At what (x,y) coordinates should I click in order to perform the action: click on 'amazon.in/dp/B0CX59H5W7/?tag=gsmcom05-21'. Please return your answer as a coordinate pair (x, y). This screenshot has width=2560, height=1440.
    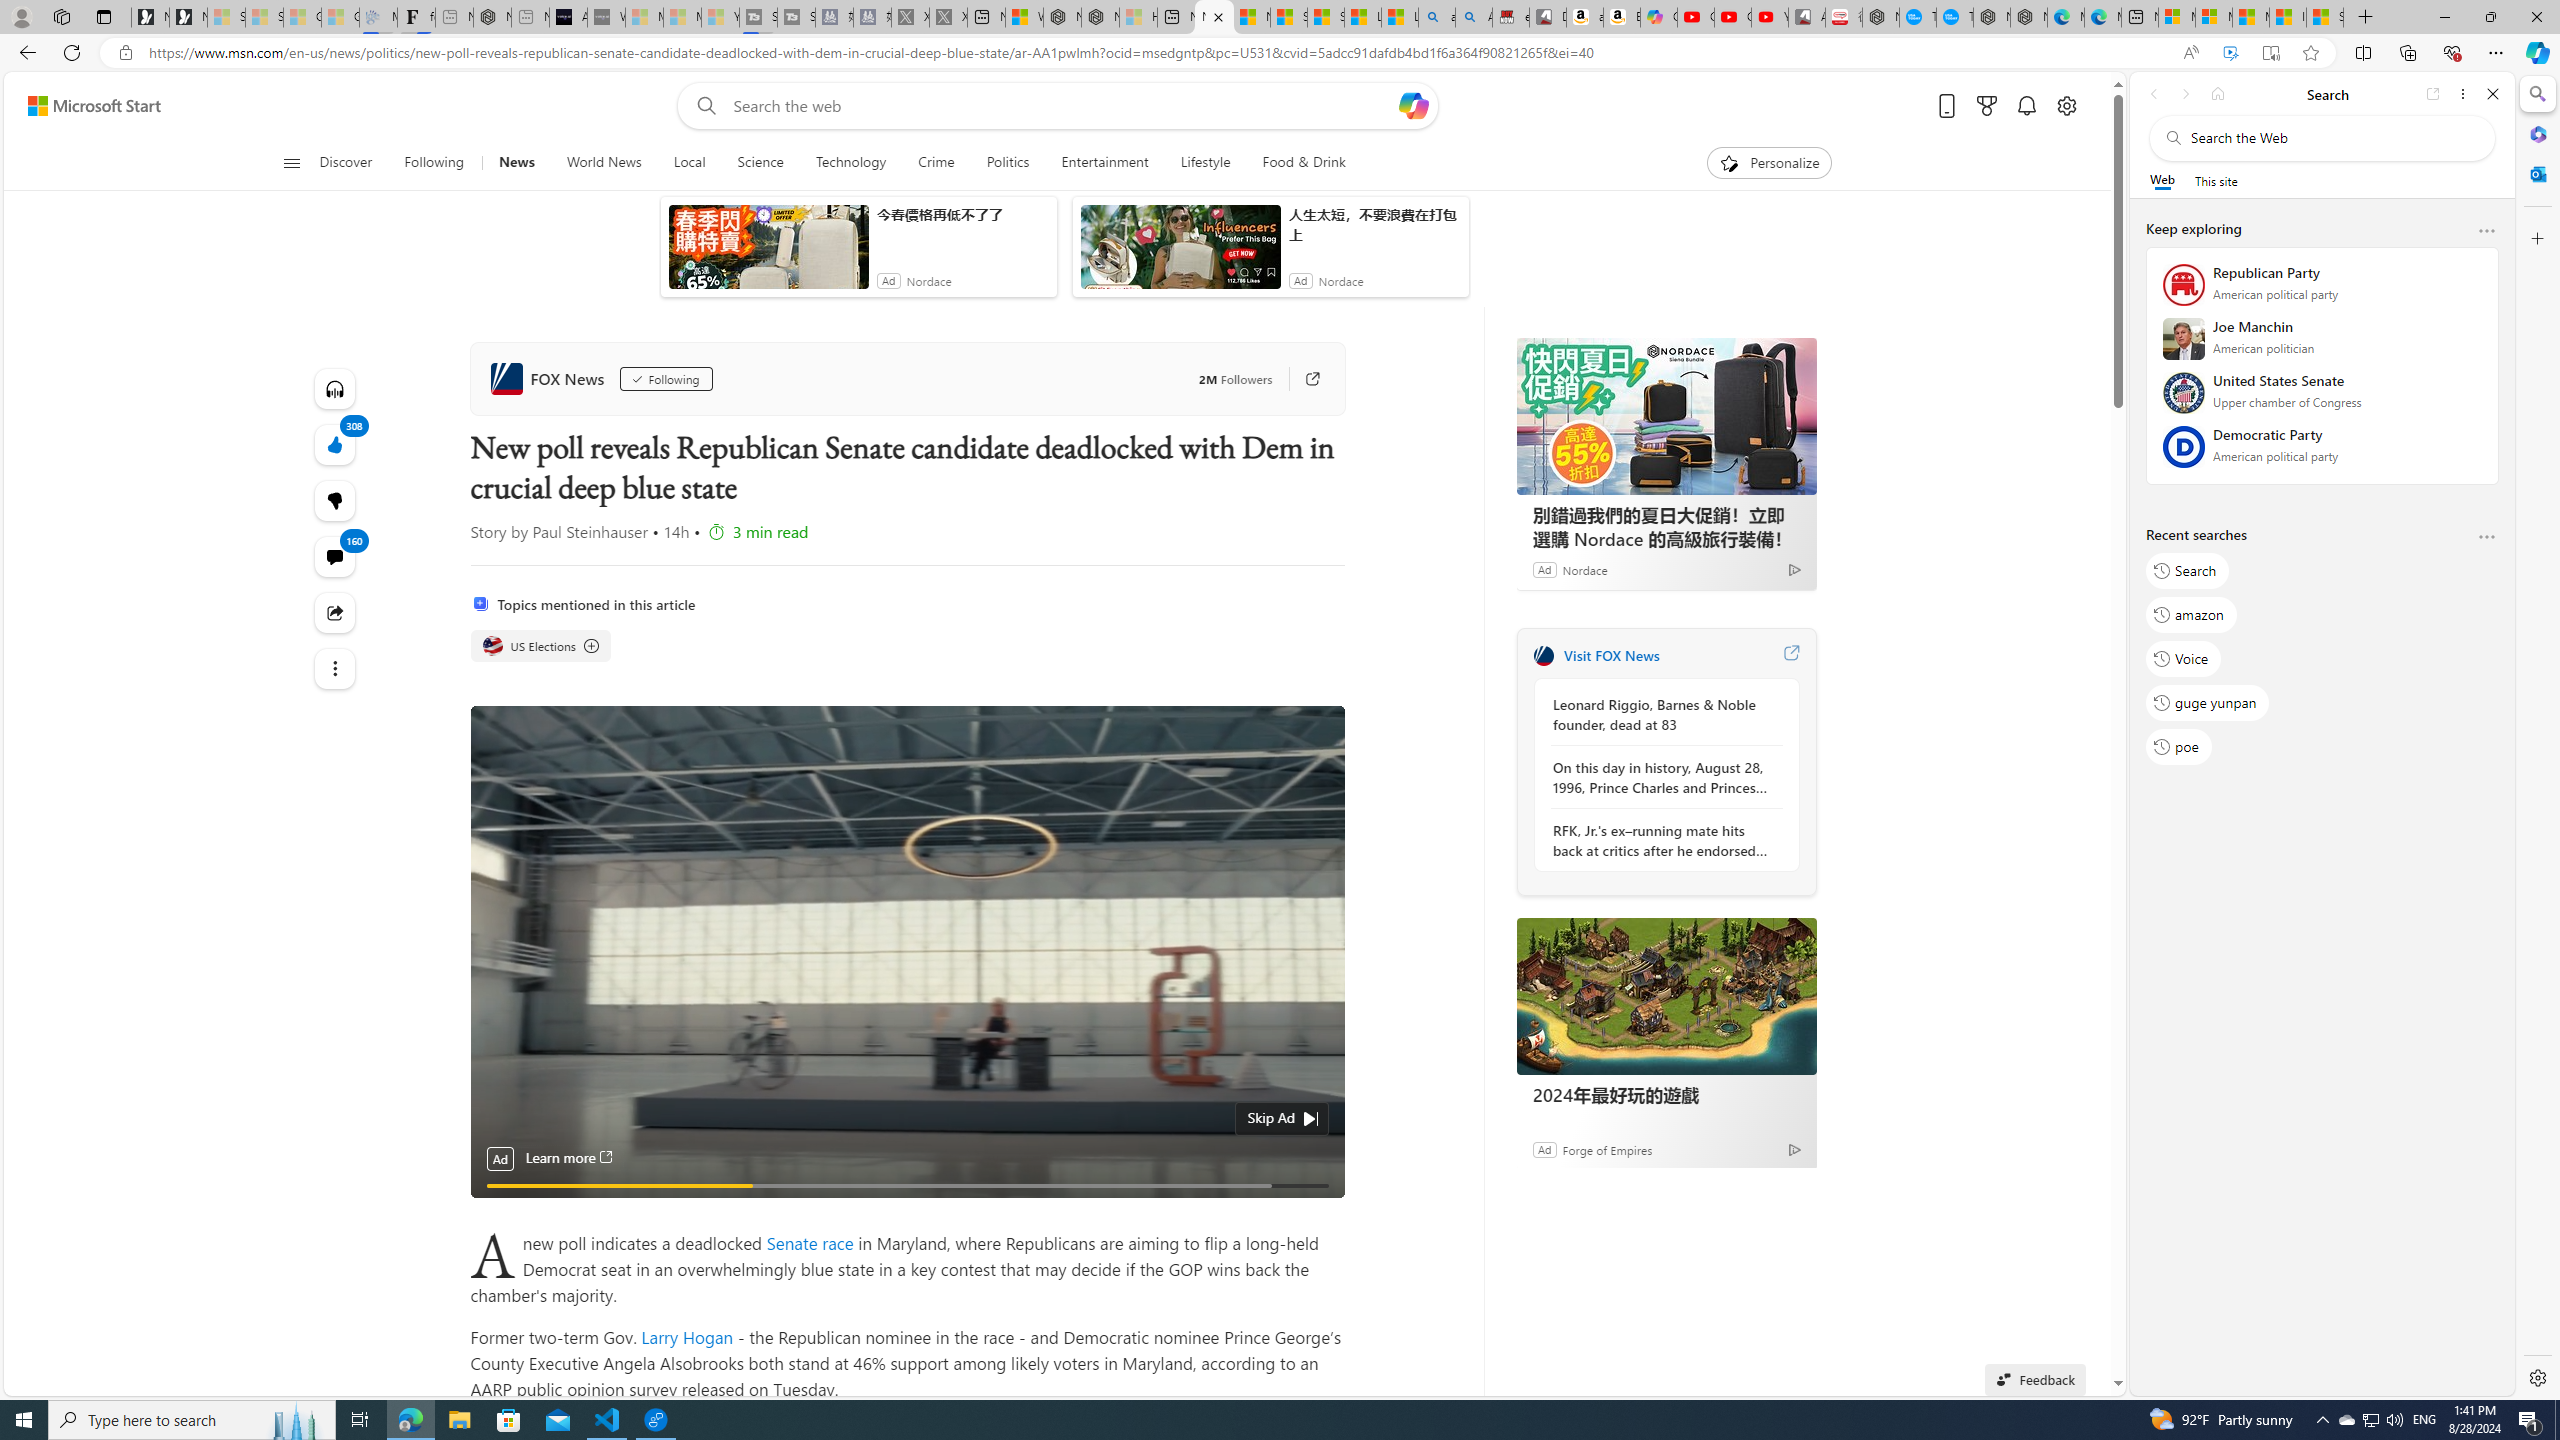
    Looking at the image, I should click on (1585, 16).